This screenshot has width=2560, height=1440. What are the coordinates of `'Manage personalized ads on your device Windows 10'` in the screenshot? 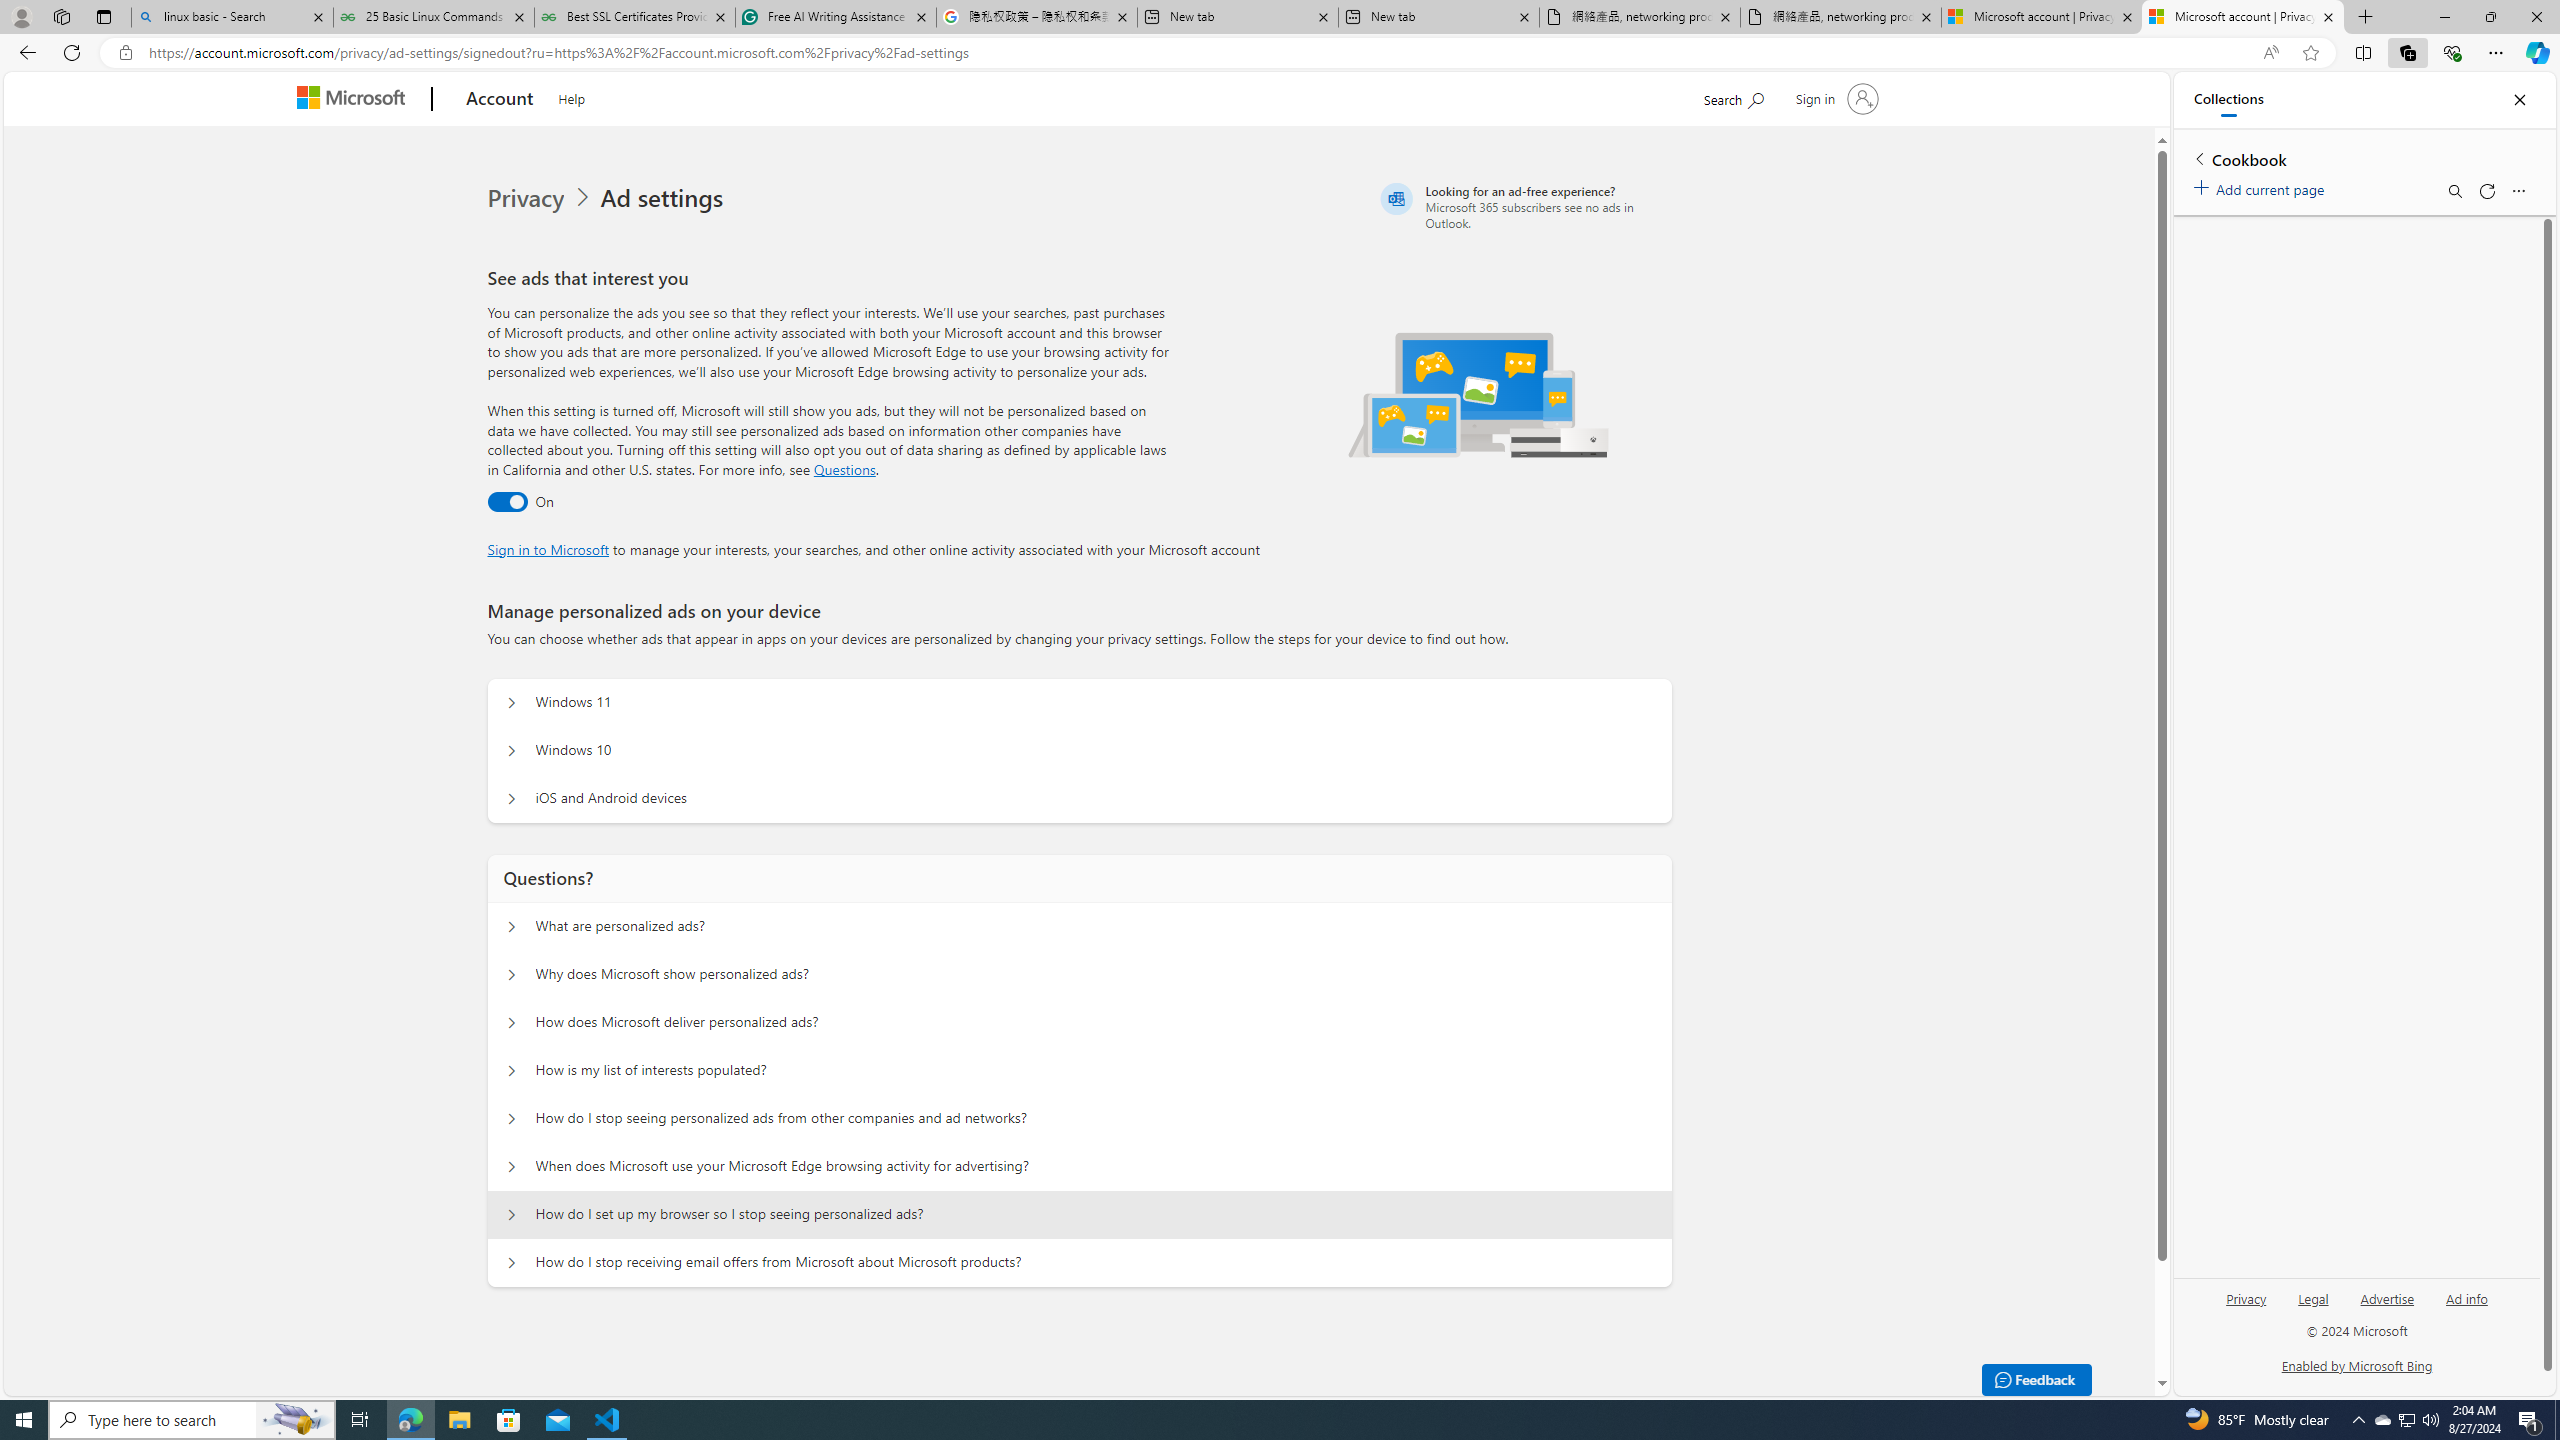 It's located at (509, 750).